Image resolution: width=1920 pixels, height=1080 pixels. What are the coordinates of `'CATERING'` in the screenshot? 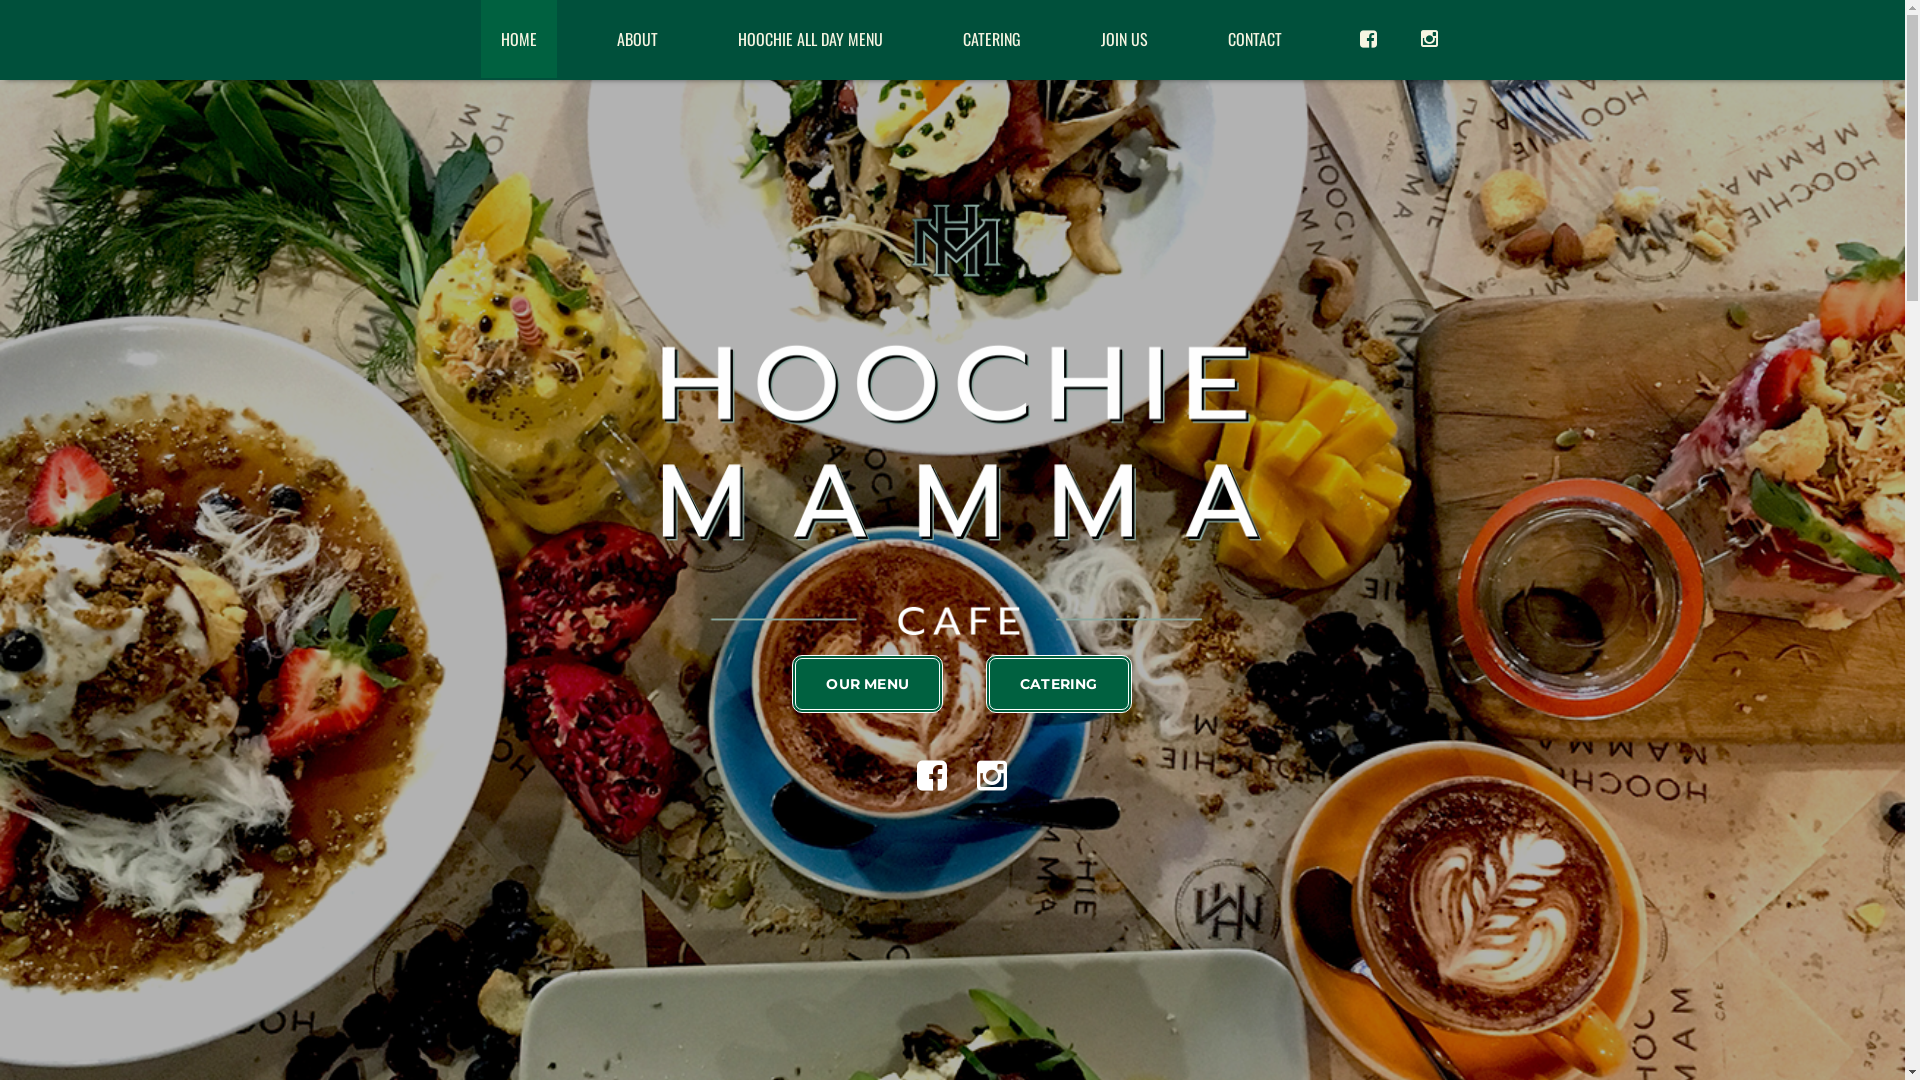 It's located at (1058, 682).